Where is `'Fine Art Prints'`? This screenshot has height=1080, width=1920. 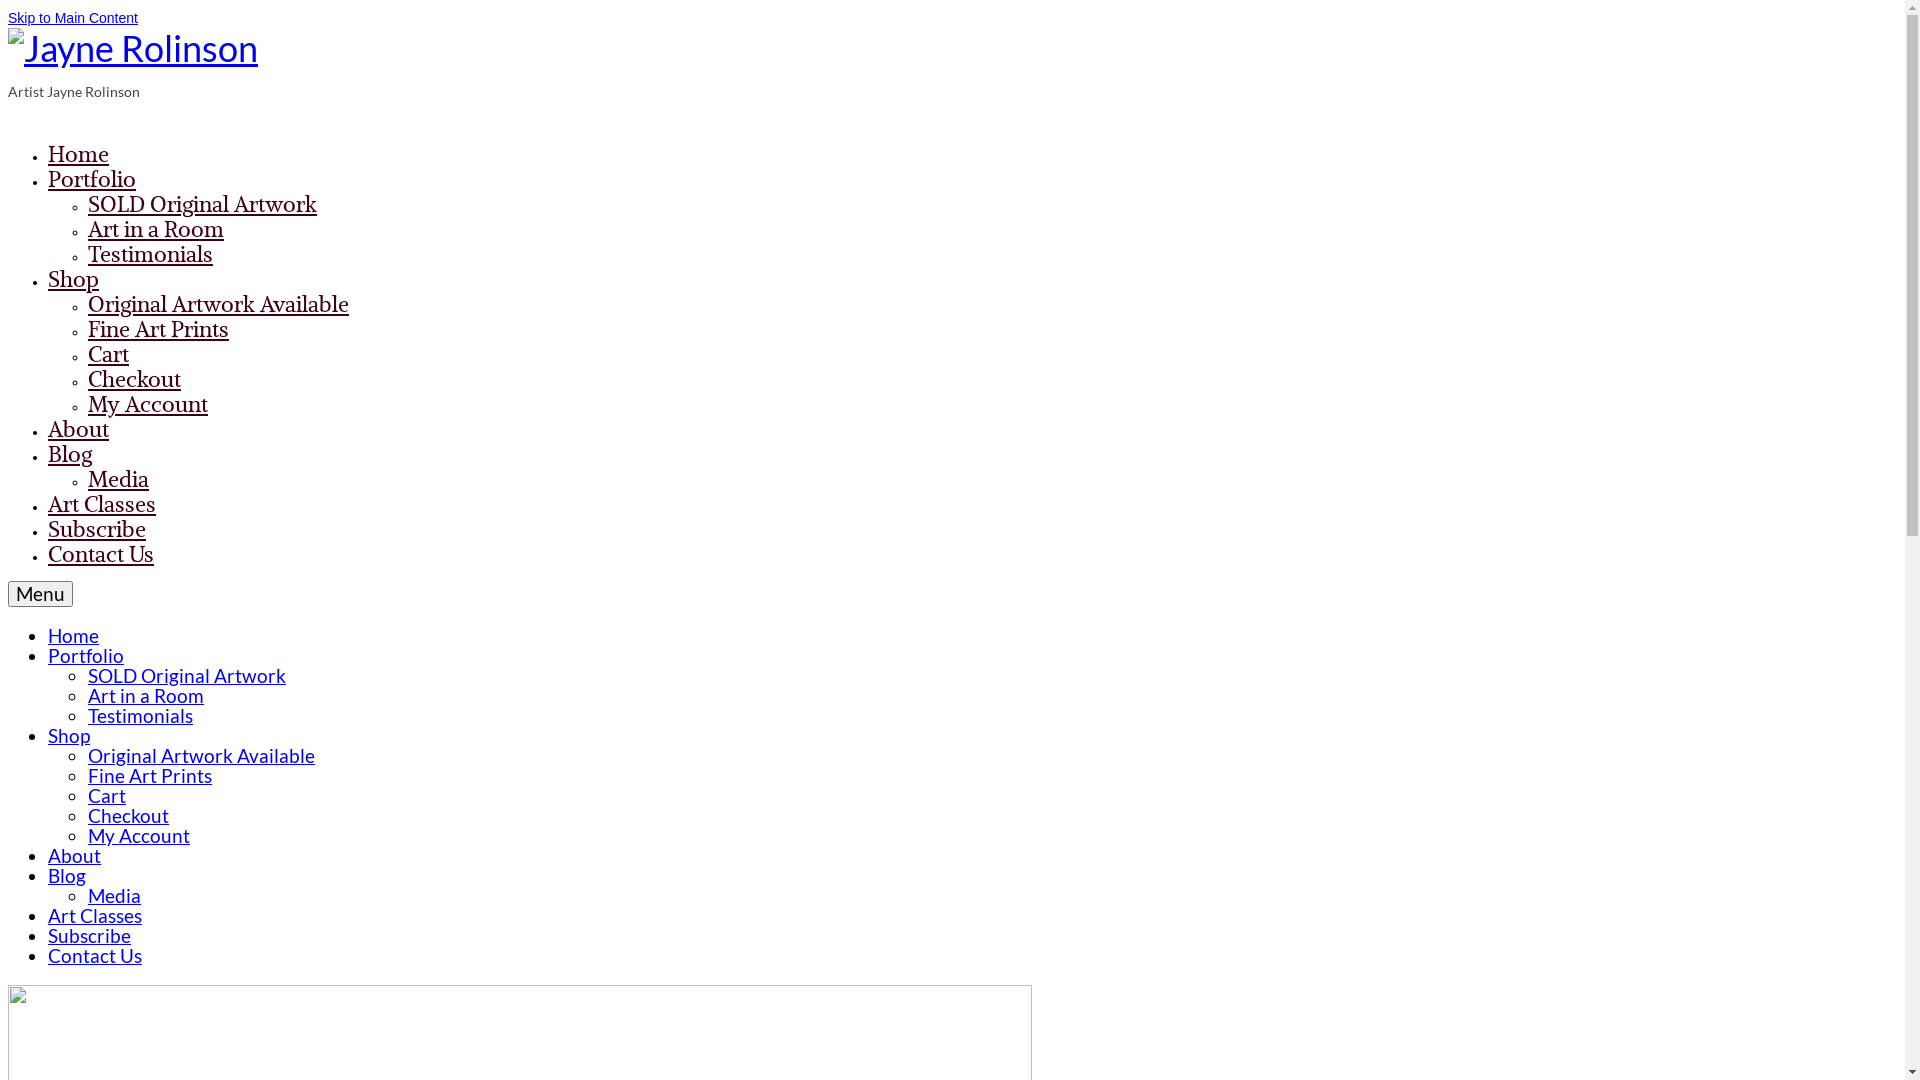
'Fine Art Prints' is located at coordinates (86, 327).